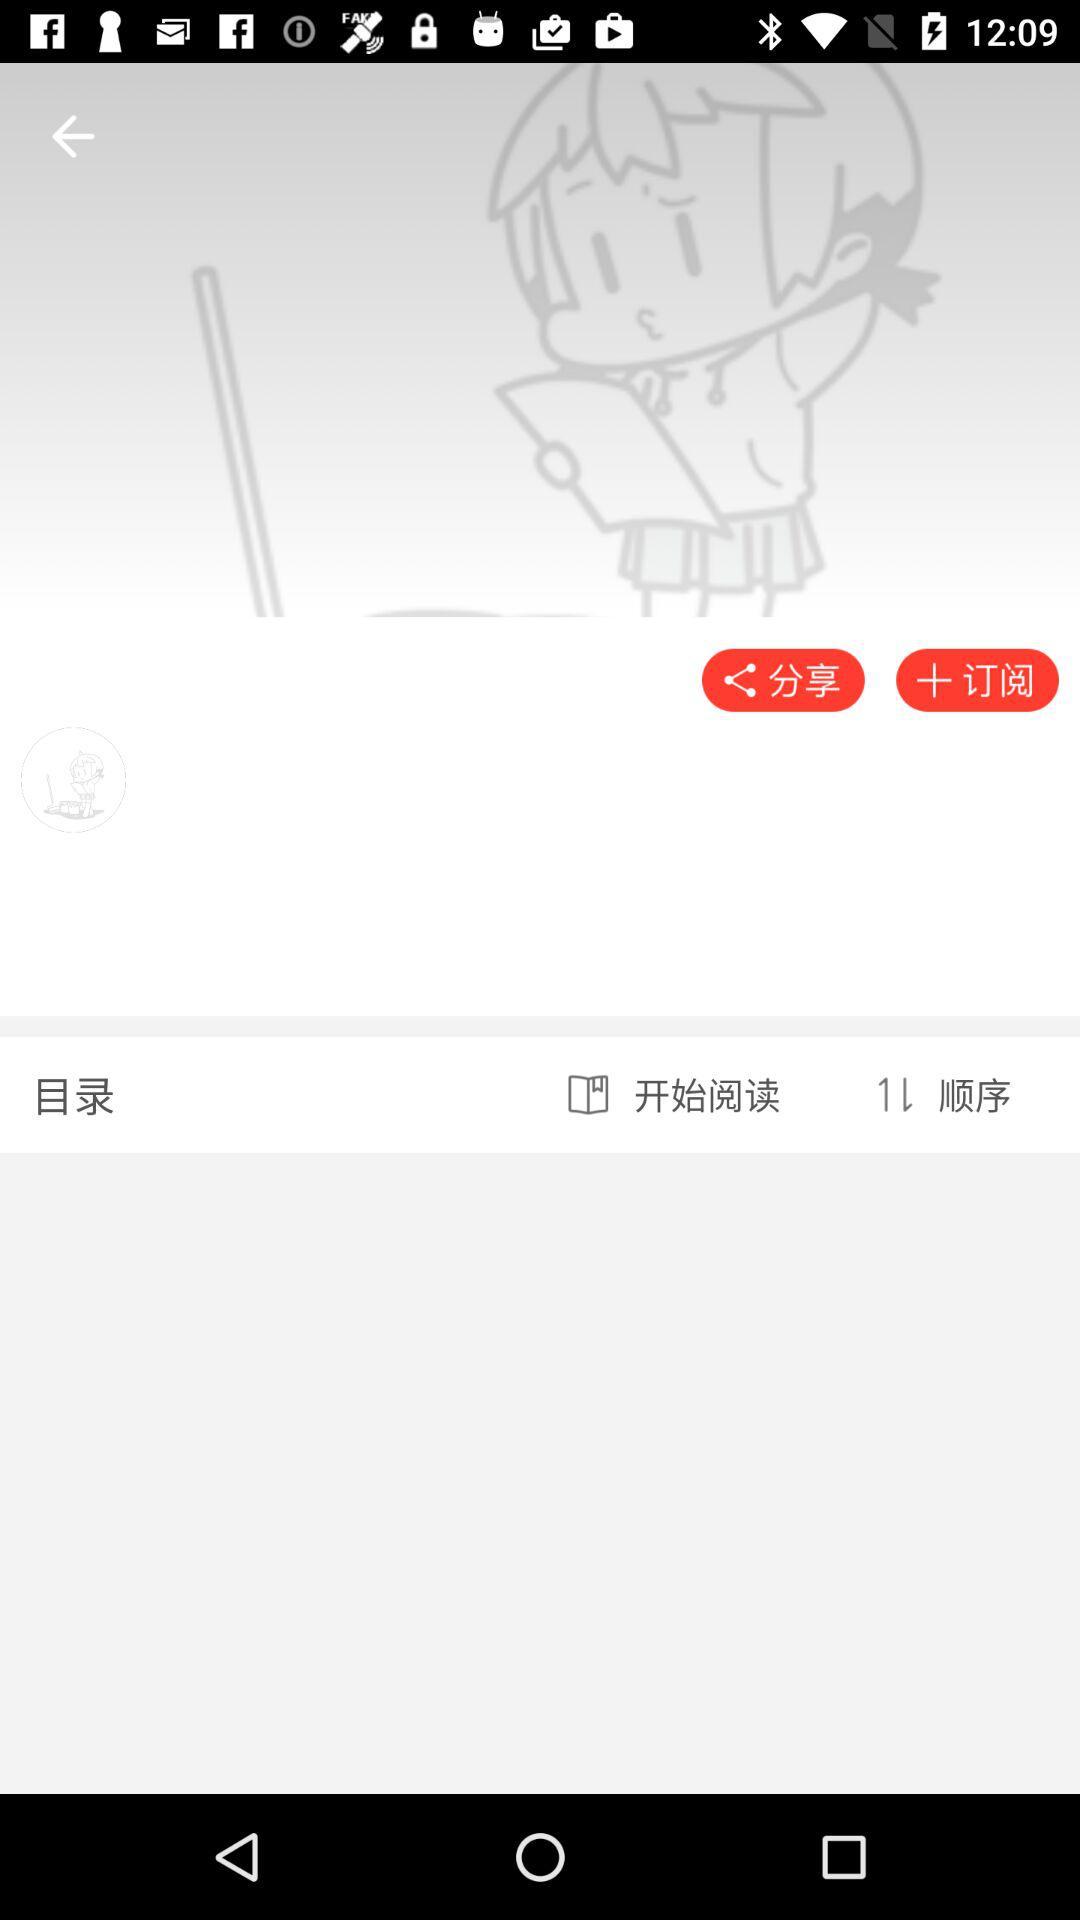  What do you see at coordinates (72, 135) in the screenshot?
I see `the arrow_backward icon` at bounding box center [72, 135].